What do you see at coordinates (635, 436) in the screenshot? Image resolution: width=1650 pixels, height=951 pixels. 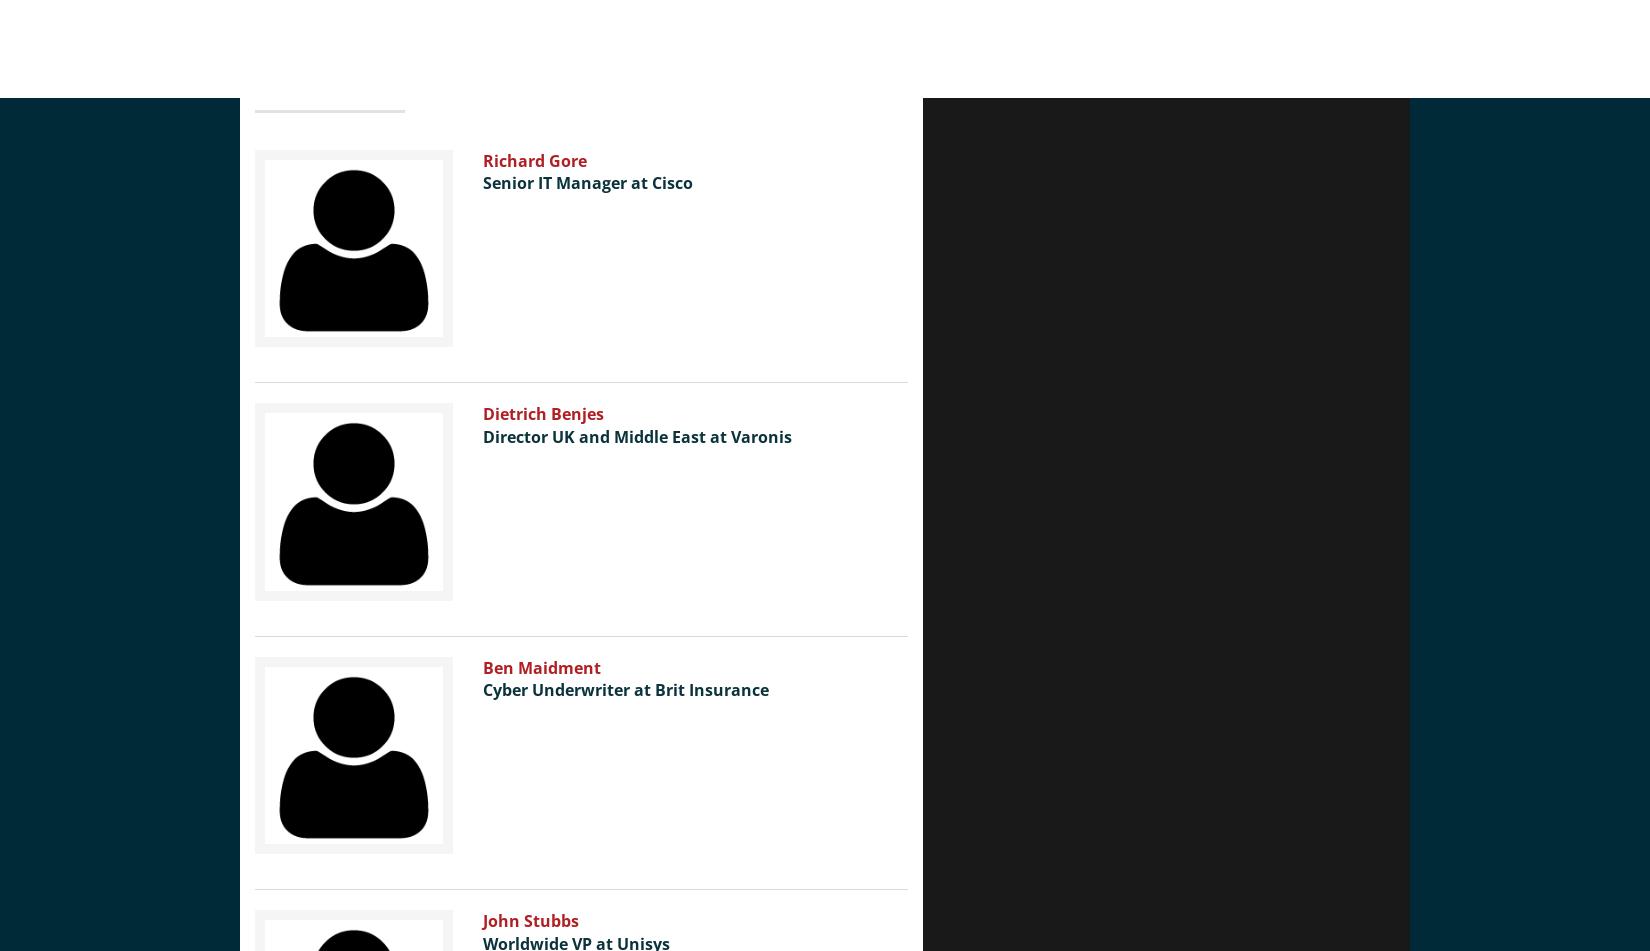 I see `'Director UK and Middle East at Varonis'` at bounding box center [635, 436].